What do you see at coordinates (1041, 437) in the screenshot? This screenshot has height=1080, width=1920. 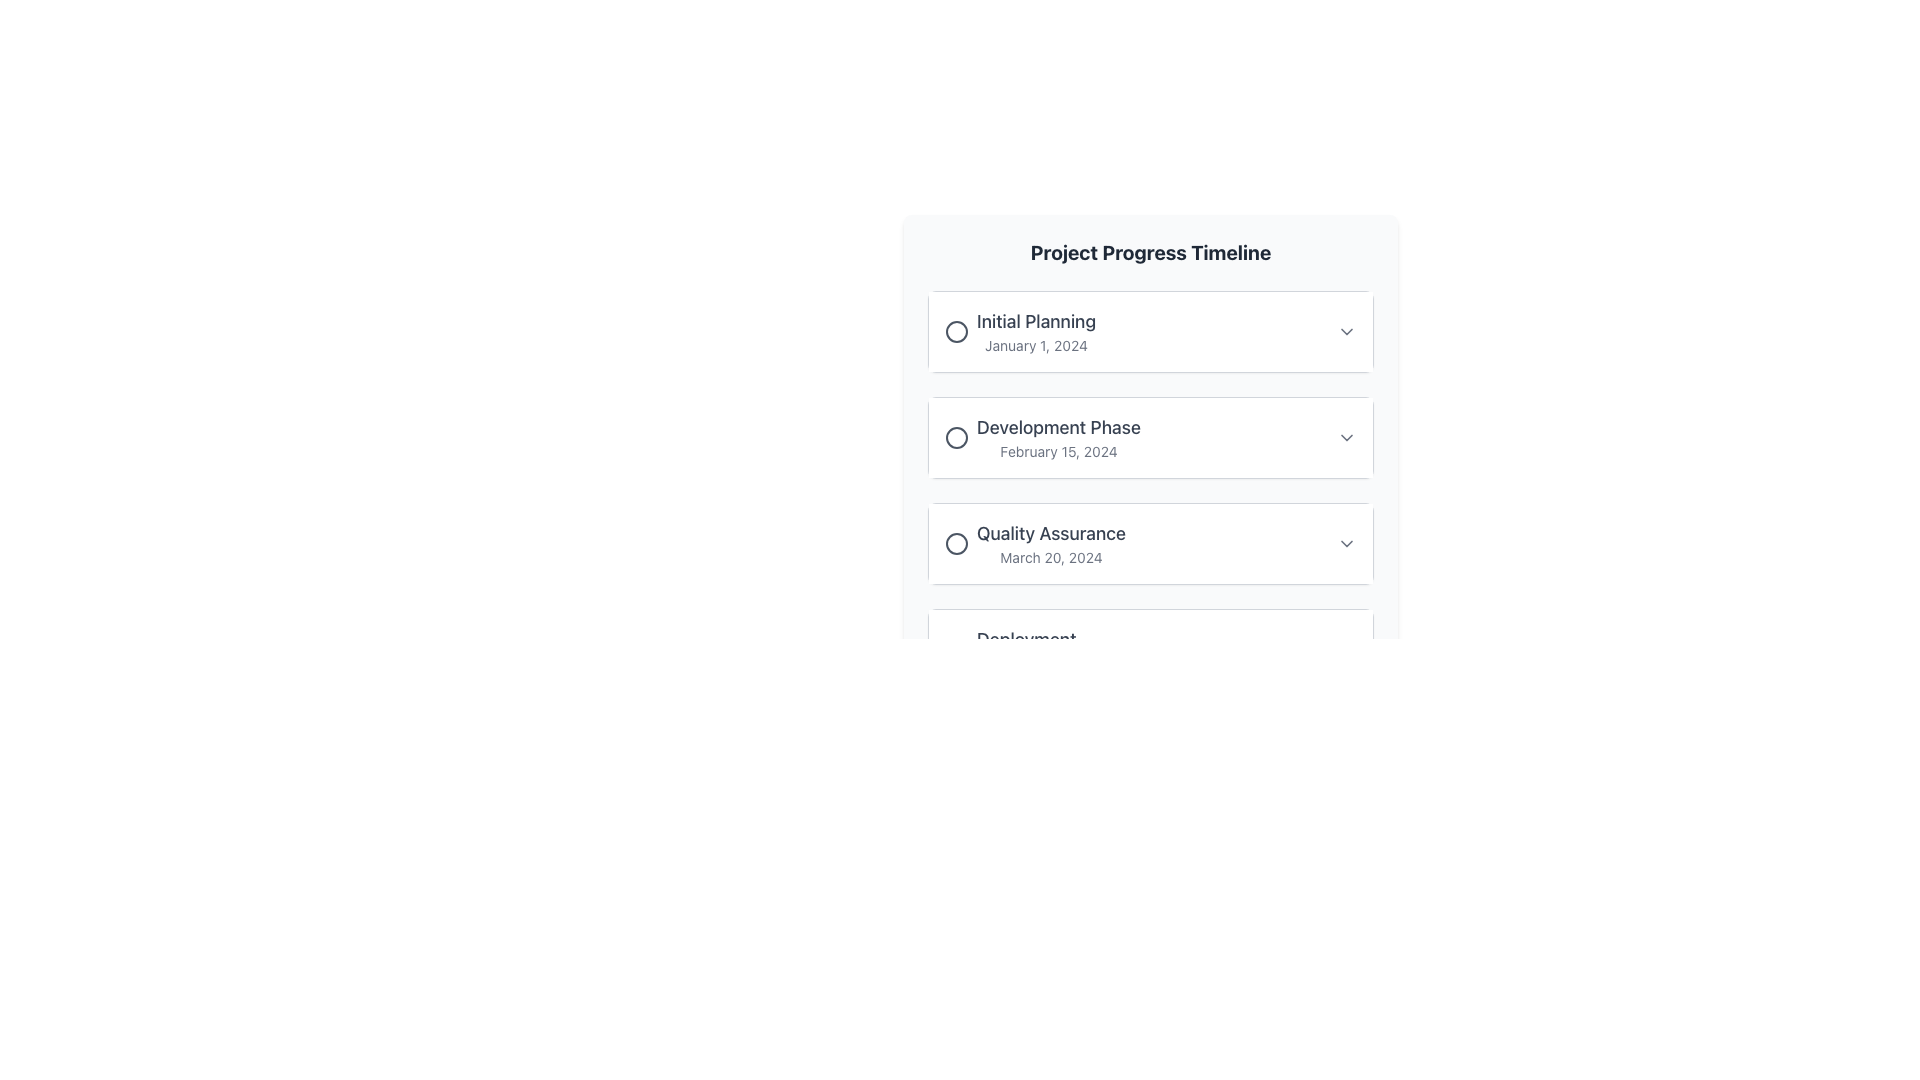 I see `the circular icon of the 'Development Phase' list item in the 'Project Progress Timeline' section` at bounding box center [1041, 437].